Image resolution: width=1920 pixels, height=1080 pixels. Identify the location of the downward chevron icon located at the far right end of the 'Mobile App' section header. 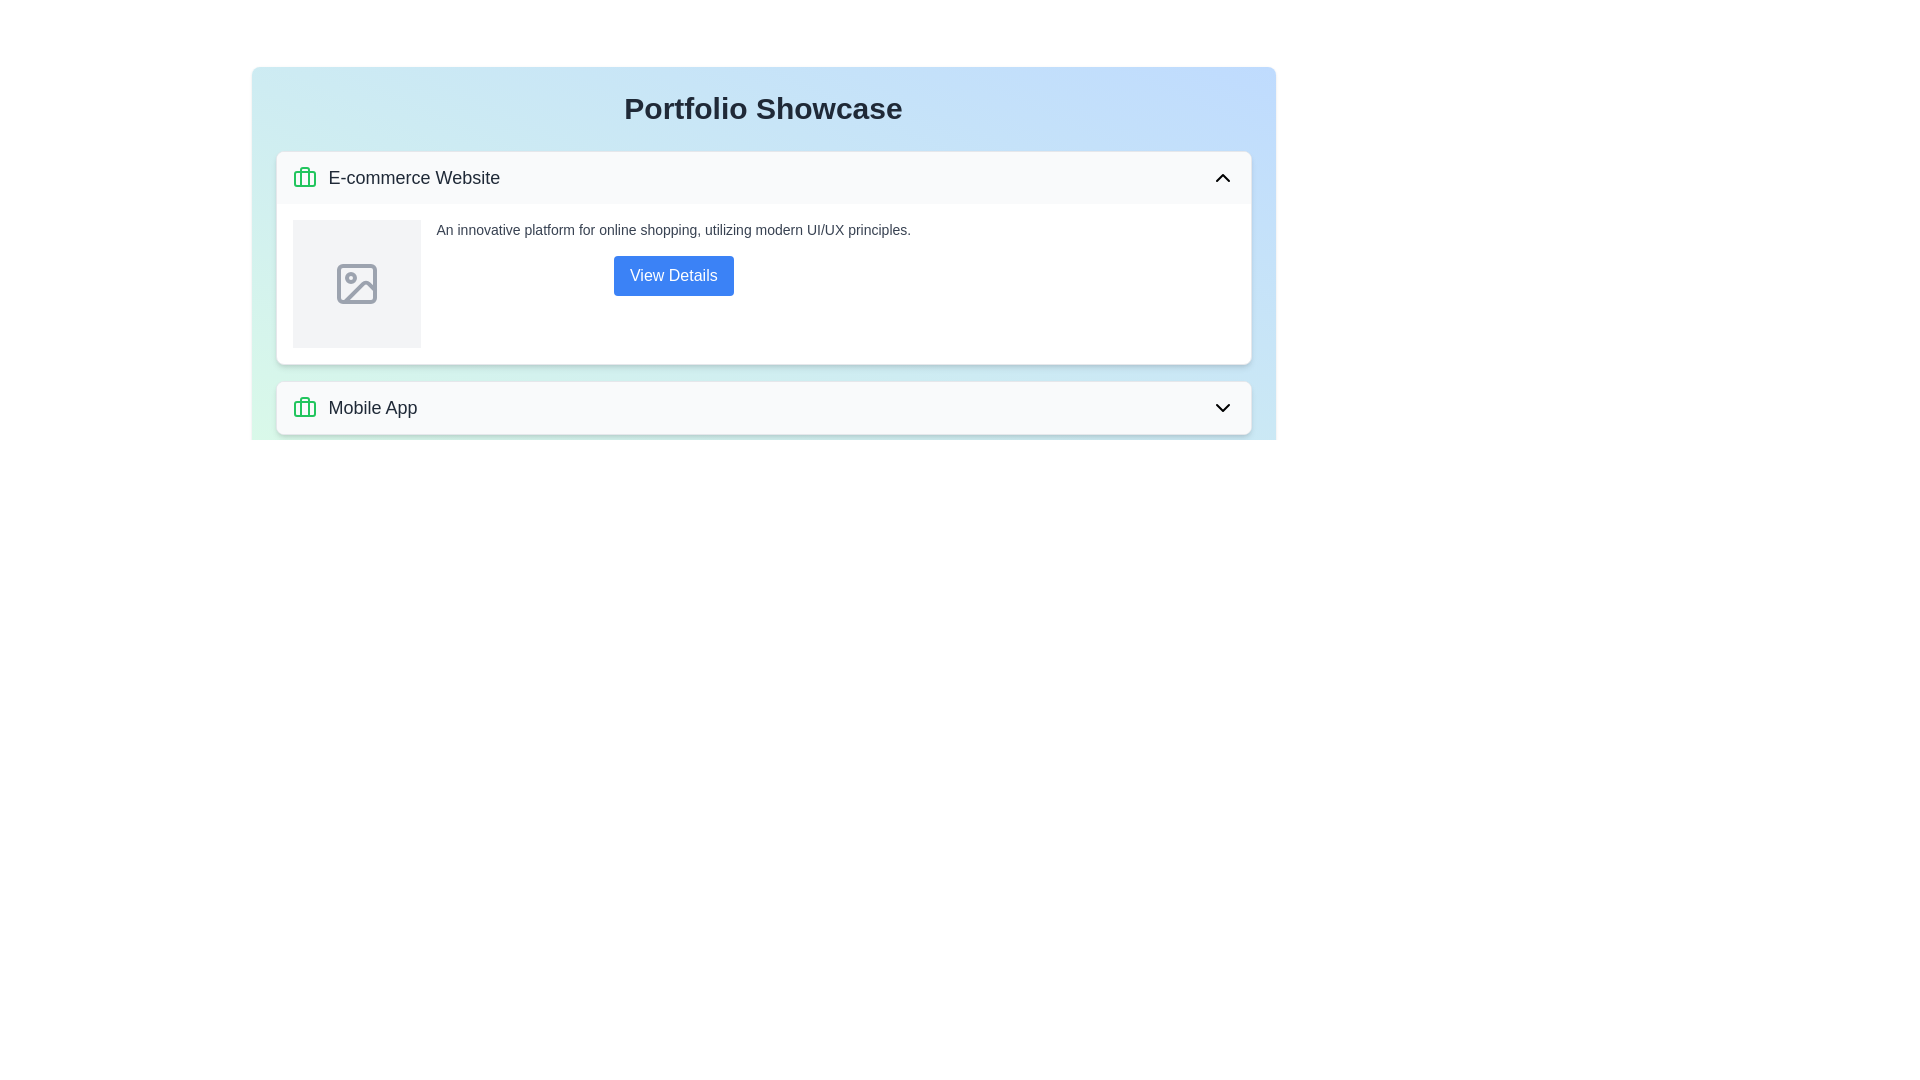
(1221, 407).